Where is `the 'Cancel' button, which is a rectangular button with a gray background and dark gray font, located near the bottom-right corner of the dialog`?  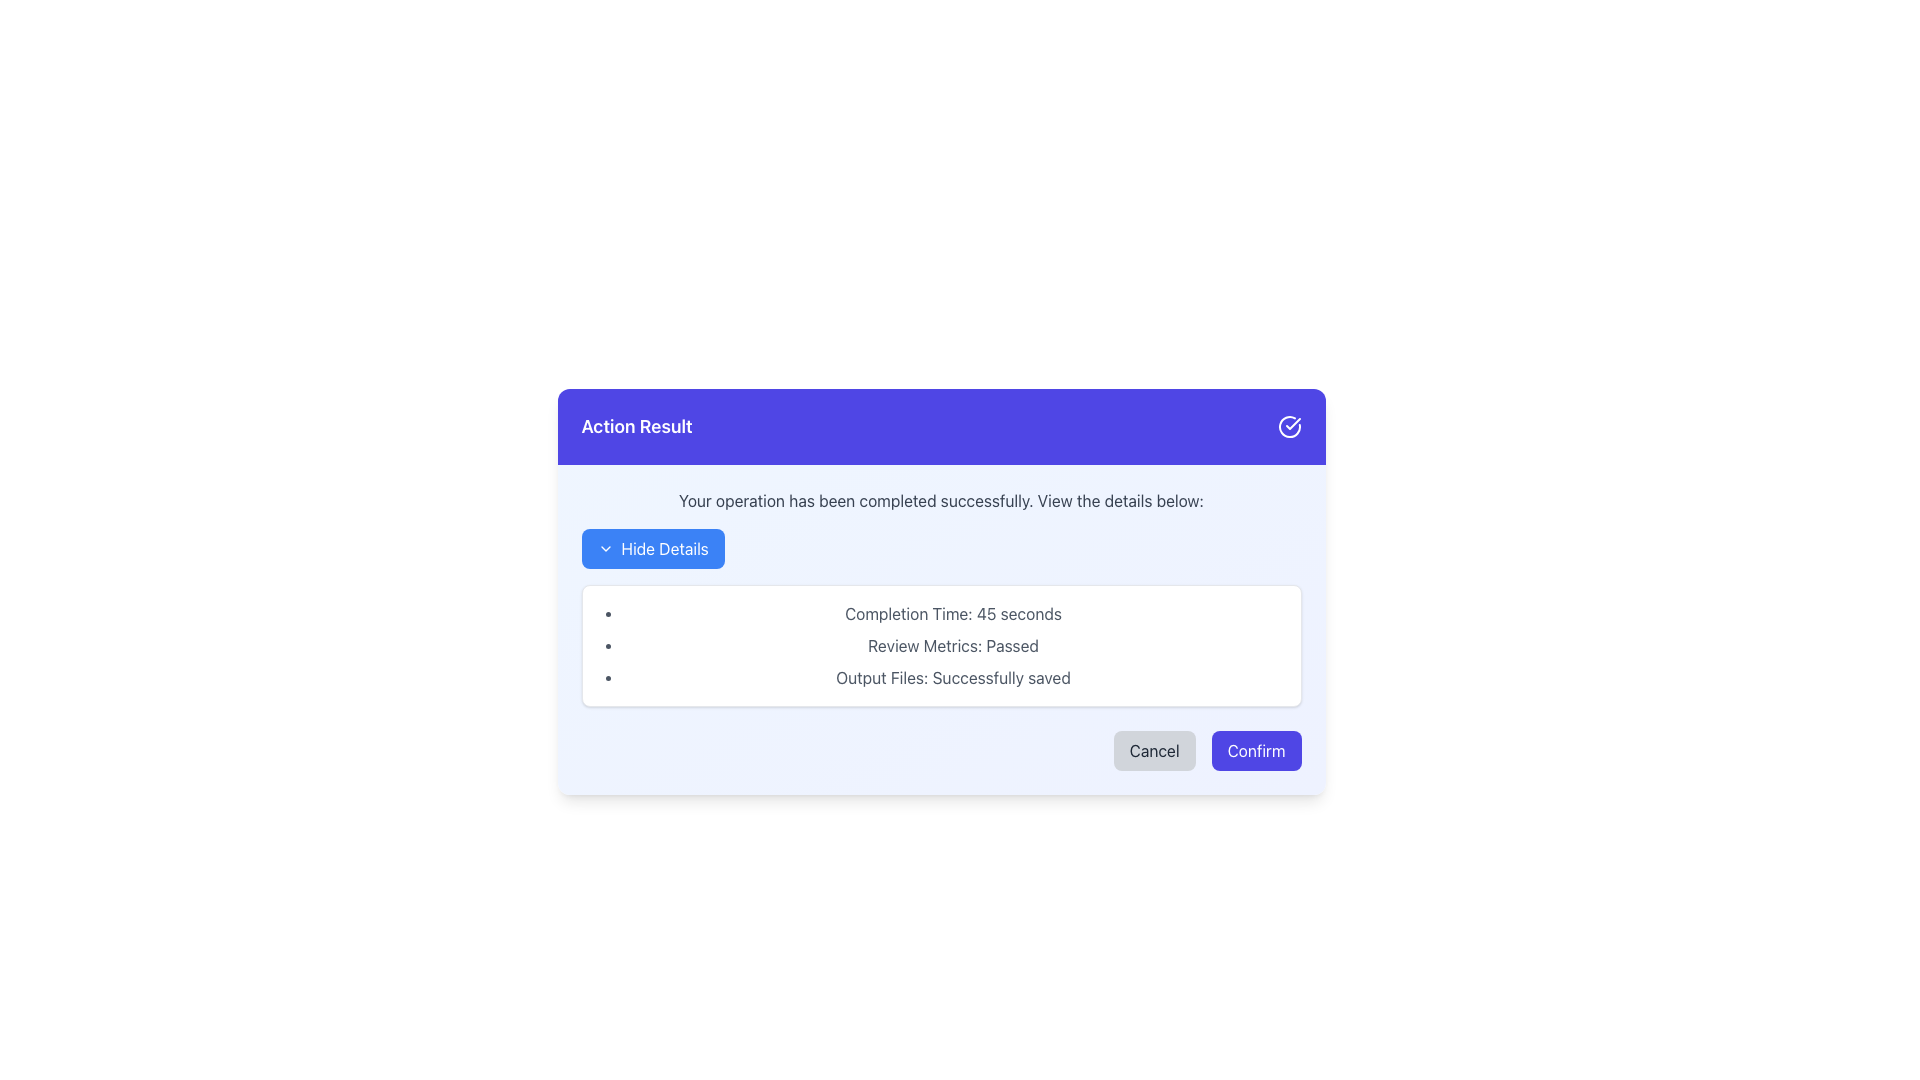
the 'Cancel' button, which is a rectangular button with a gray background and dark gray font, located near the bottom-right corner of the dialog is located at coordinates (1154, 751).